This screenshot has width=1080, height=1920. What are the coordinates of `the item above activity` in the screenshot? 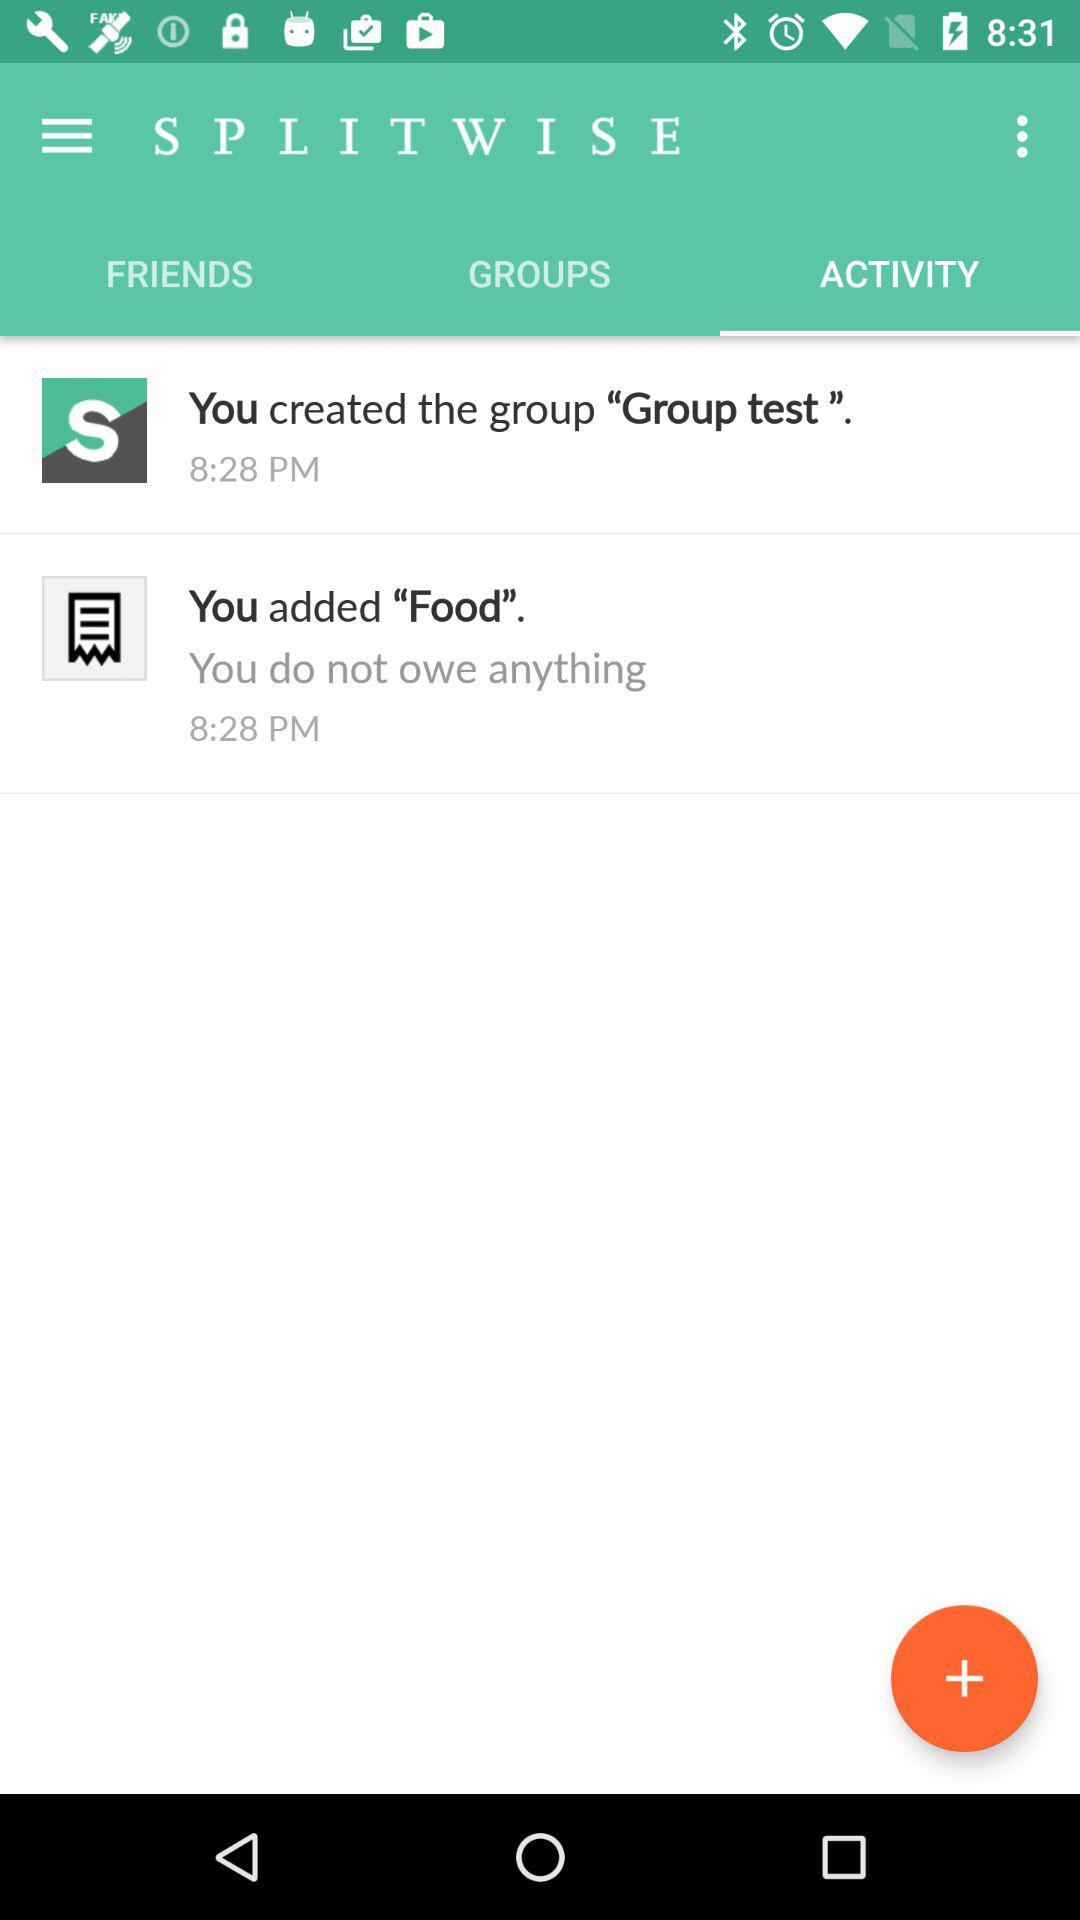 It's located at (1027, 135).